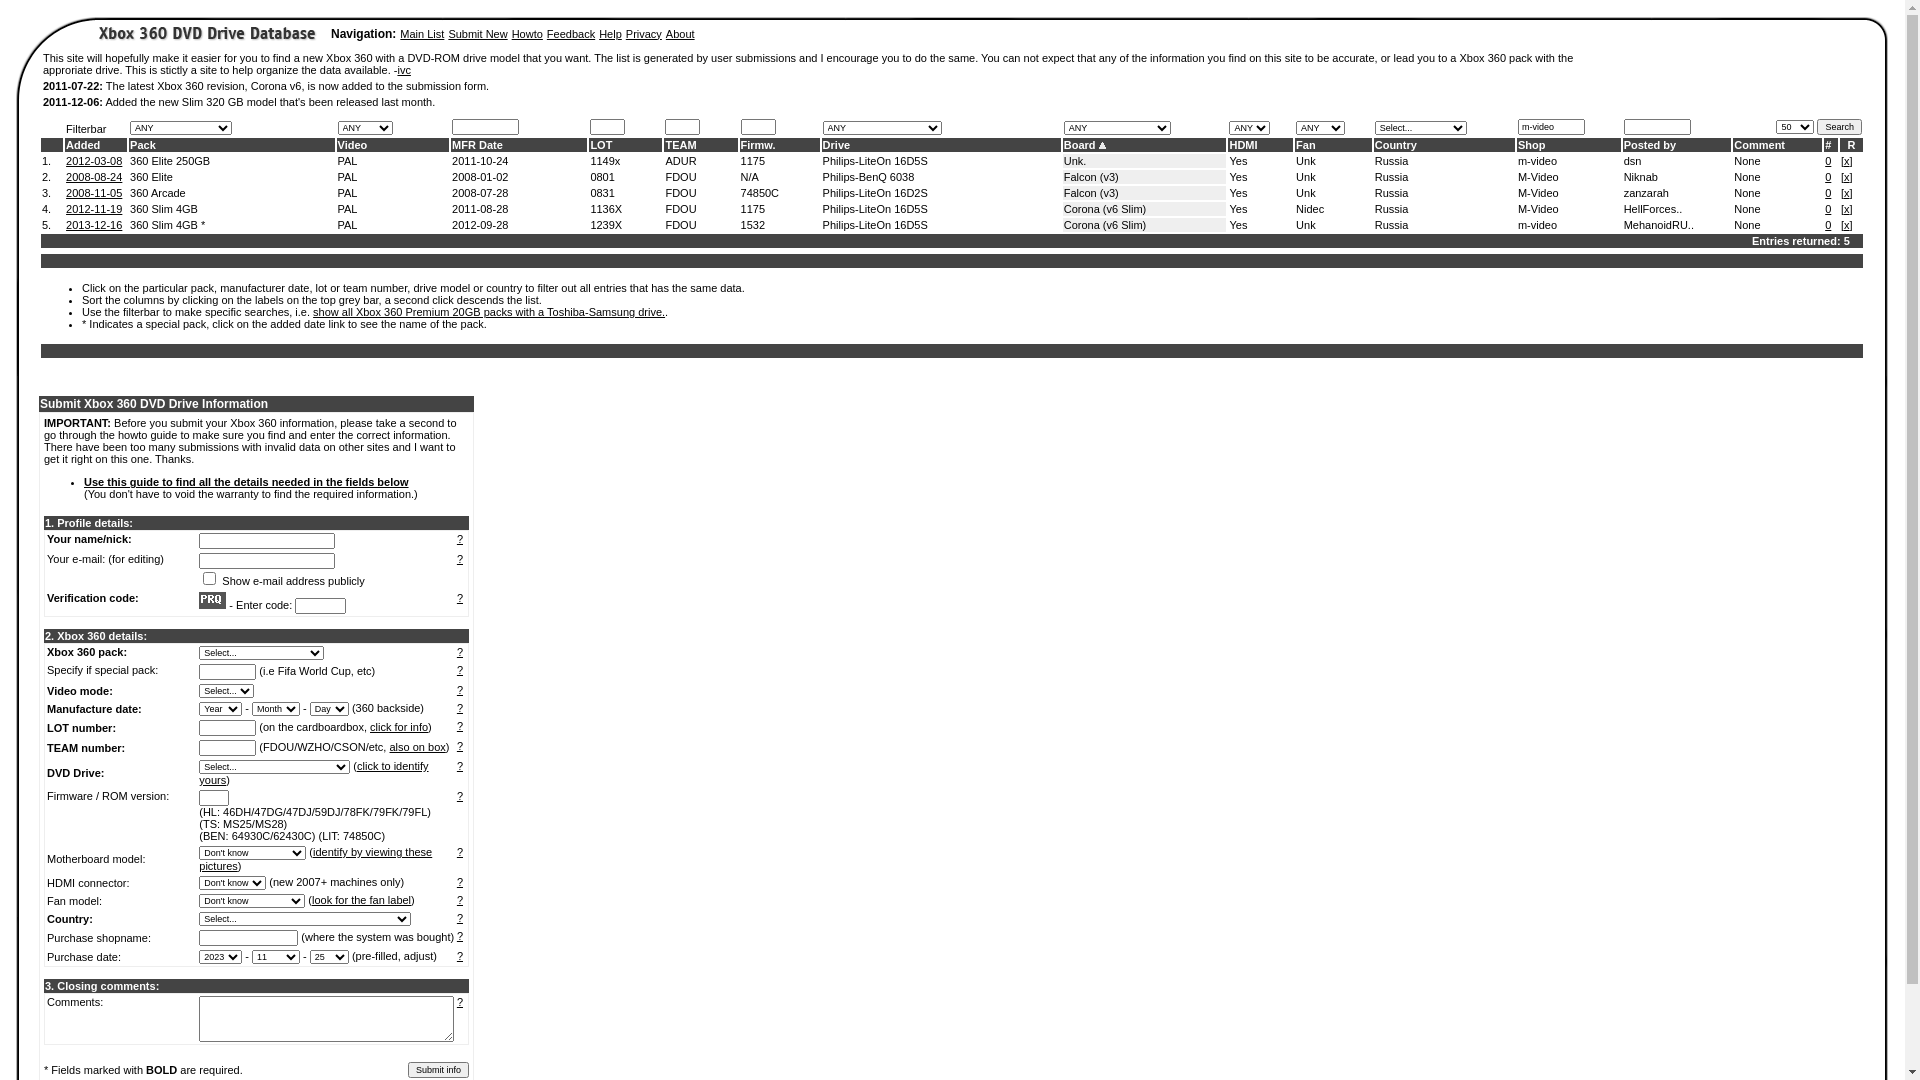 The width and height of the screenshot is (1920, 1080). What do you see at coordinates (93, 176) in the screenshot?
I see `'2008-08-24'` at bounding box center [93, 176].